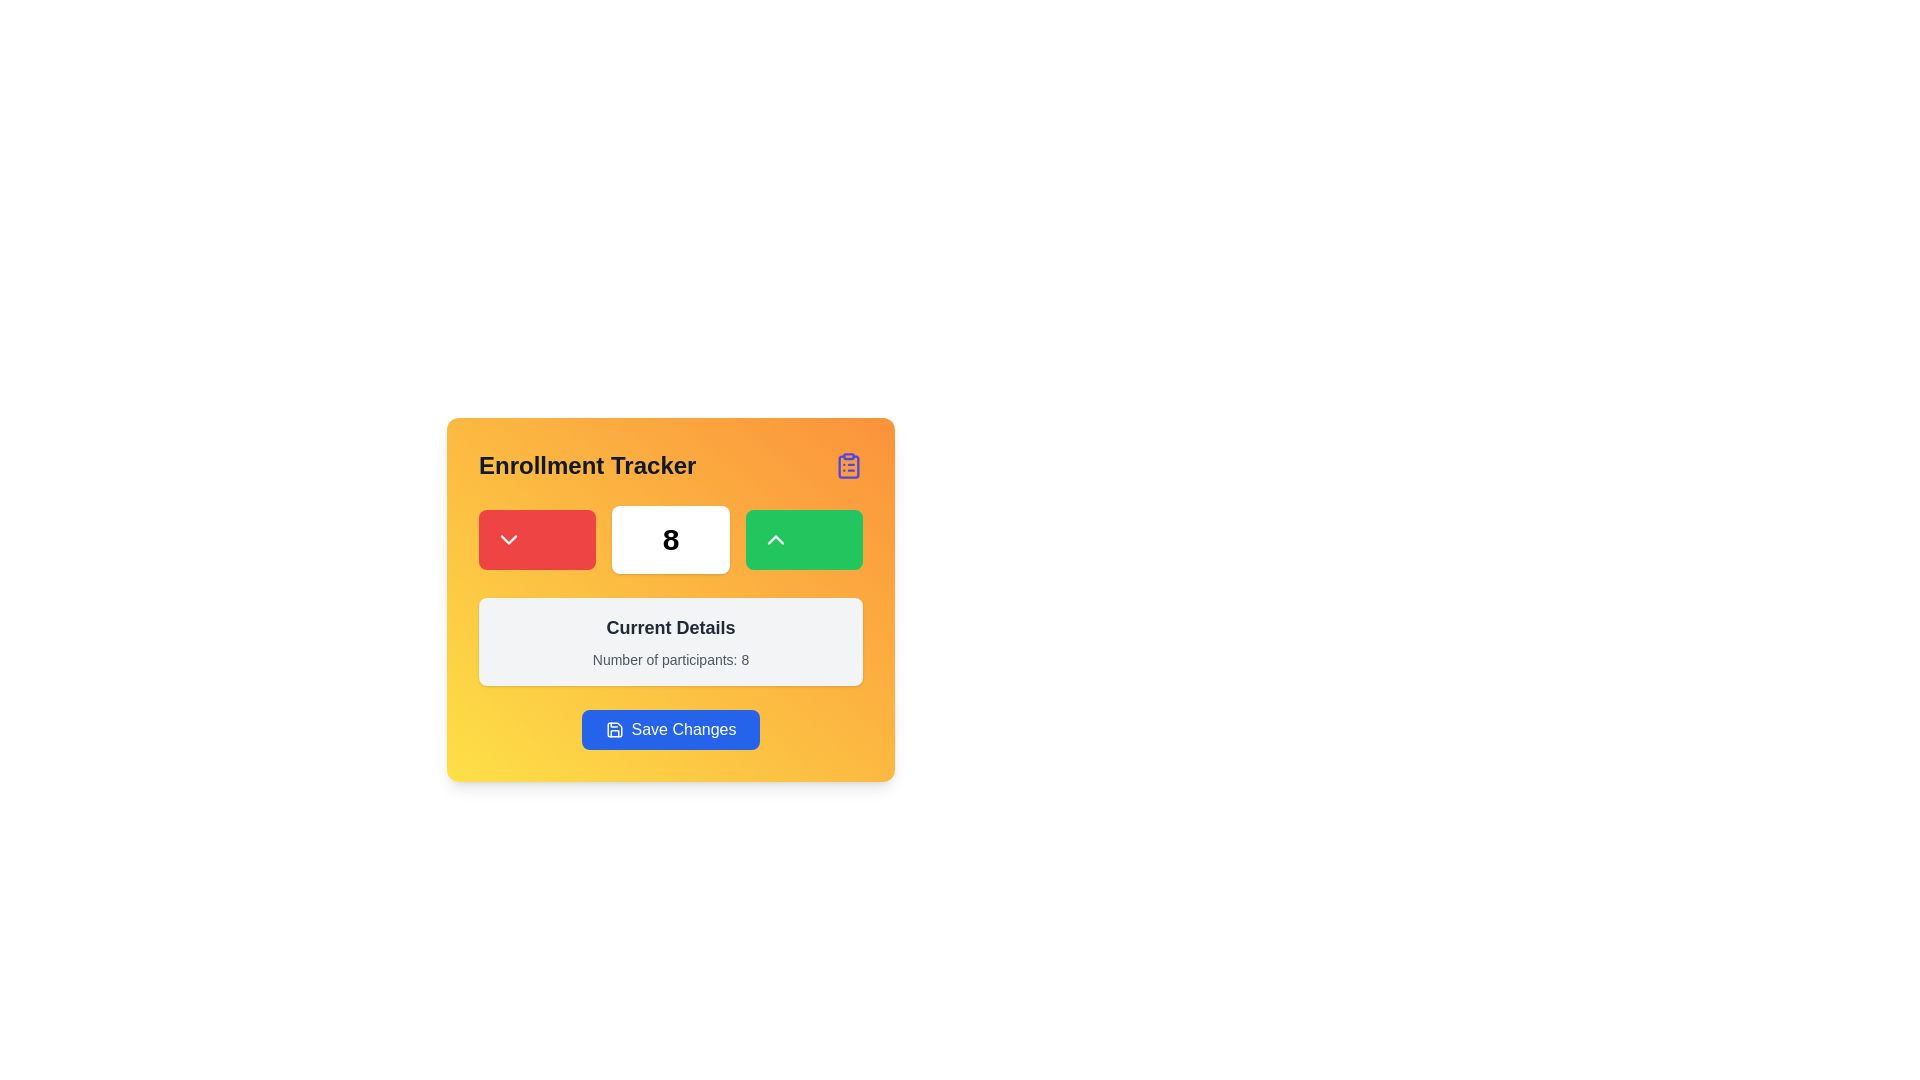  What do you see at coordinates (671, 641) in the screenshot?
I see `the informational card displaying the number of participants indicated as '8', located within the yellow-orange box labeled 'Enrollment Tracker', positioned above the blue button labeled 'Save Changes'` at bounding box center [671, 641].